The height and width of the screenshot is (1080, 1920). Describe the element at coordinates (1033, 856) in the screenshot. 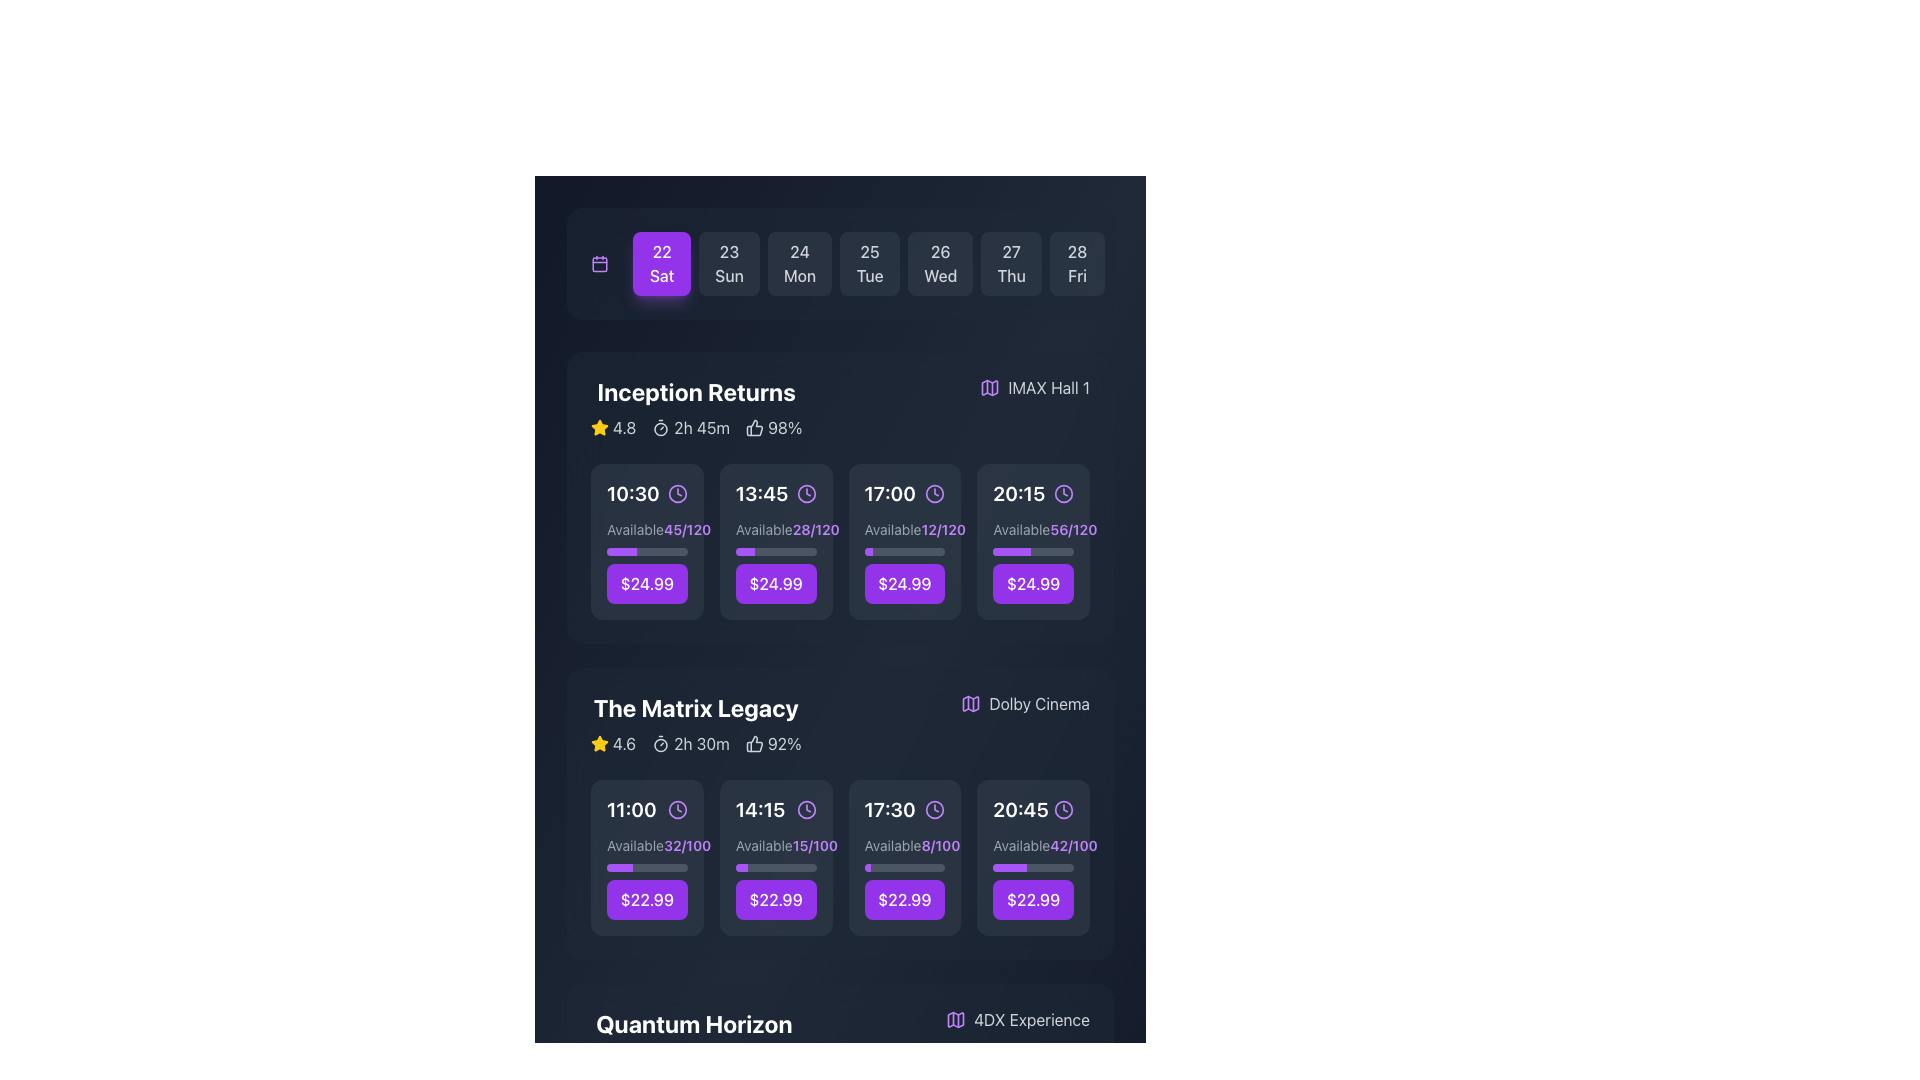

I see `the 'Select Seats' button, which is a rounded rectangular button with a purple background and white text, located in the bottom-right section of the 'The Matrix Legacy 20:45' ticket option card` at that location.